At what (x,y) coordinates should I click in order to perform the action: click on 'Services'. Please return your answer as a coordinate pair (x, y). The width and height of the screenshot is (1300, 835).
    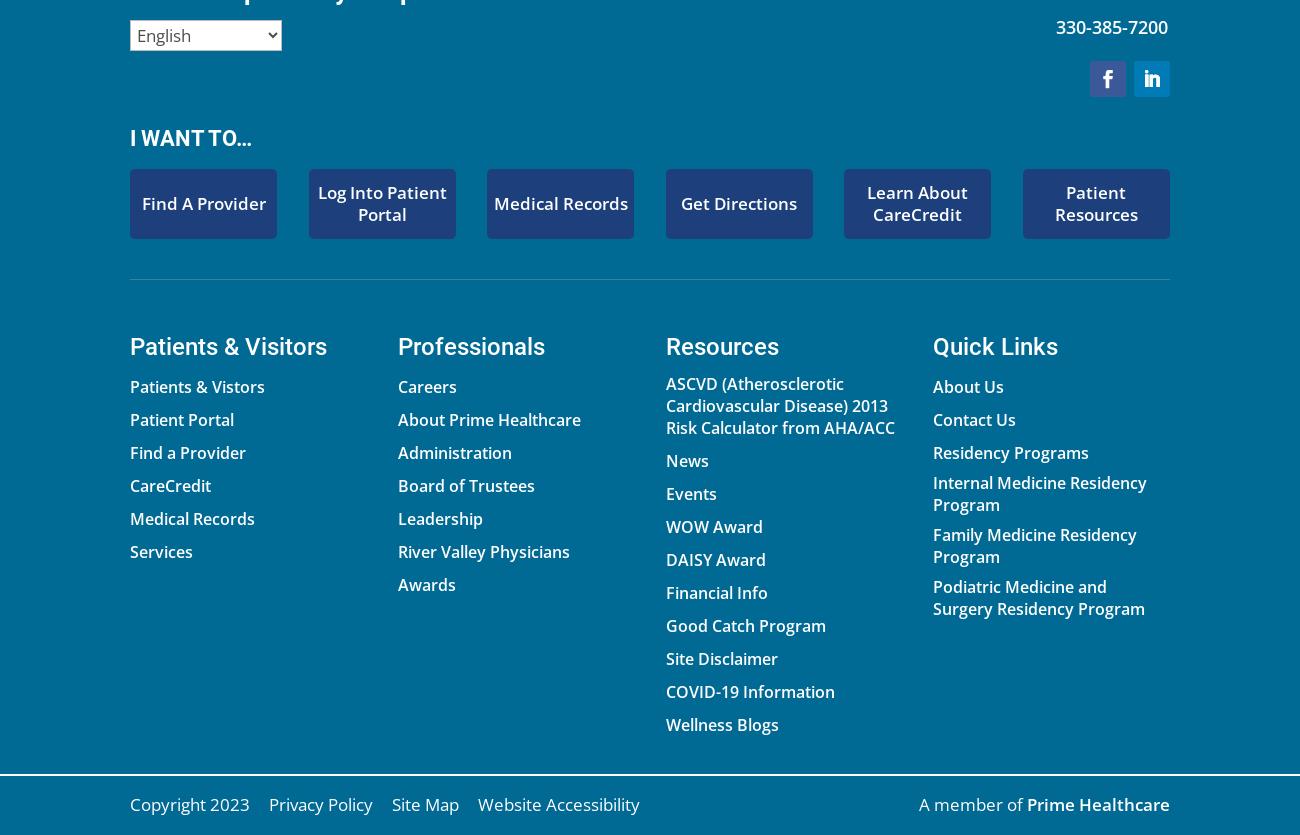
    Looking at the image, I should click on (160, 552).